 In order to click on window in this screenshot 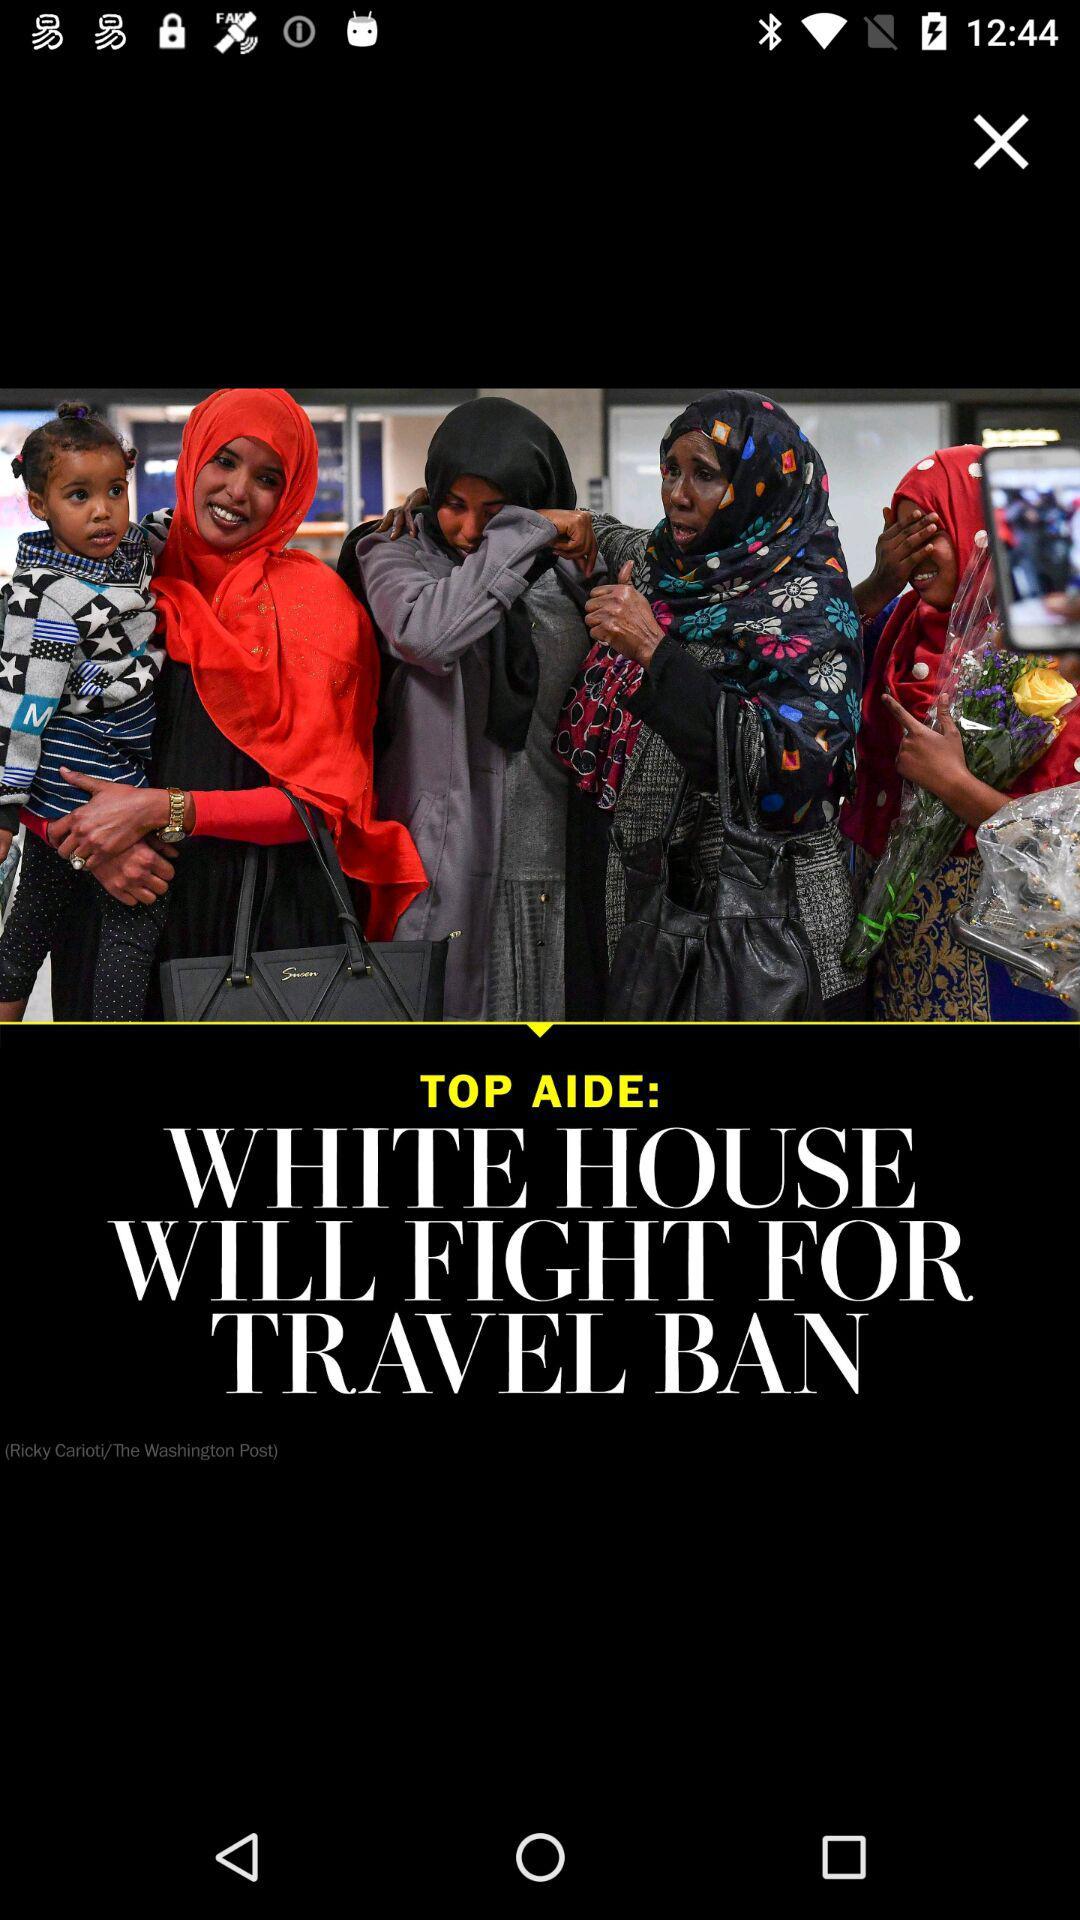, I will do `click(1001, 140)`.